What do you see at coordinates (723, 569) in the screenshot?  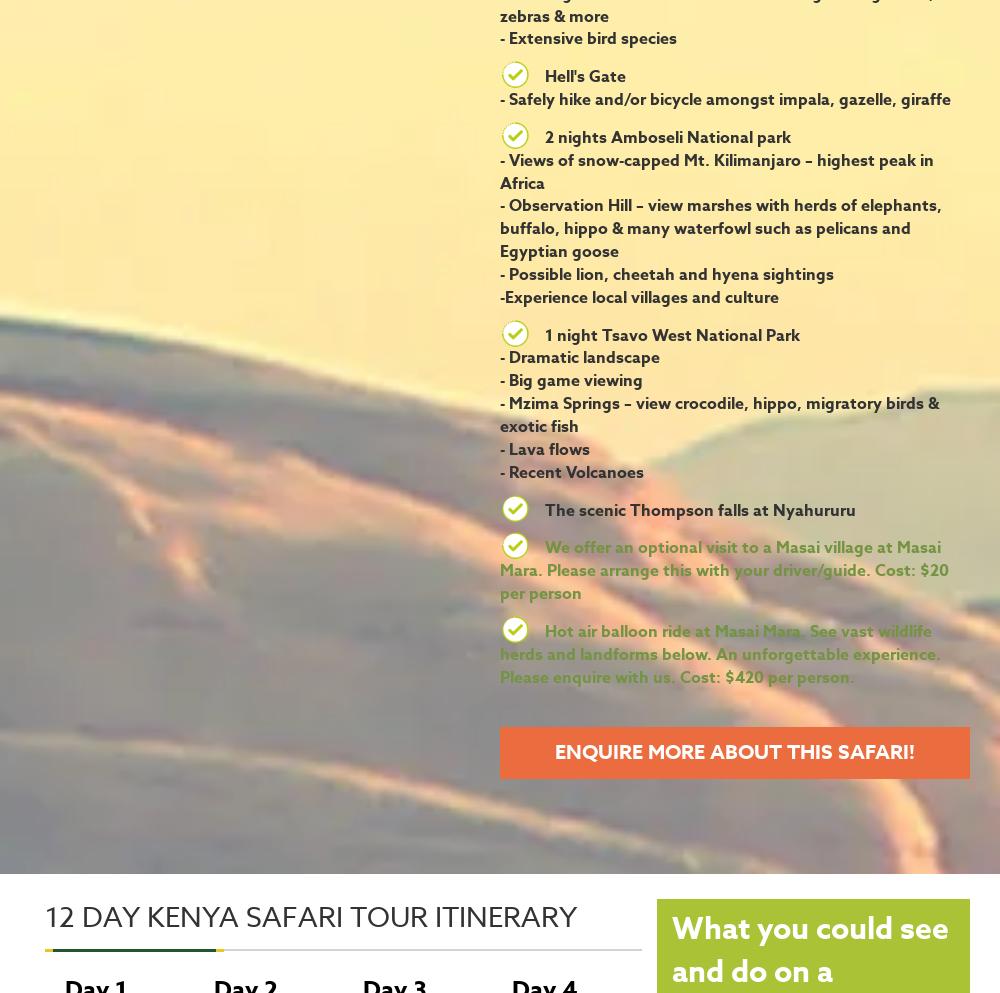 I see `'We offer an optional visit to a Masai village at Masai Mara. Please arrange this with your driver/guide. Cost: $20 per person'` at bounding box center [723, 569].